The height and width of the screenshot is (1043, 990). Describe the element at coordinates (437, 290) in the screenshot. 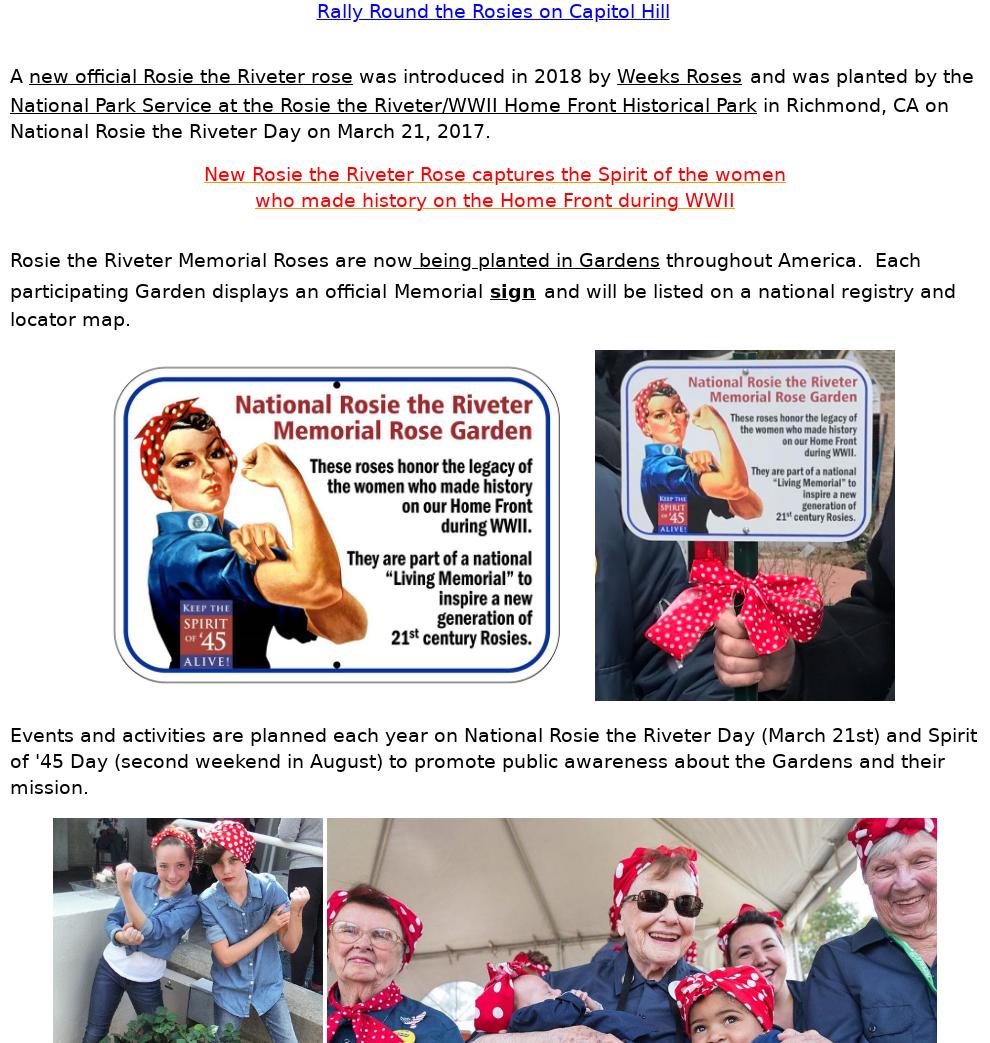

I see `'Memorial'` at that location.